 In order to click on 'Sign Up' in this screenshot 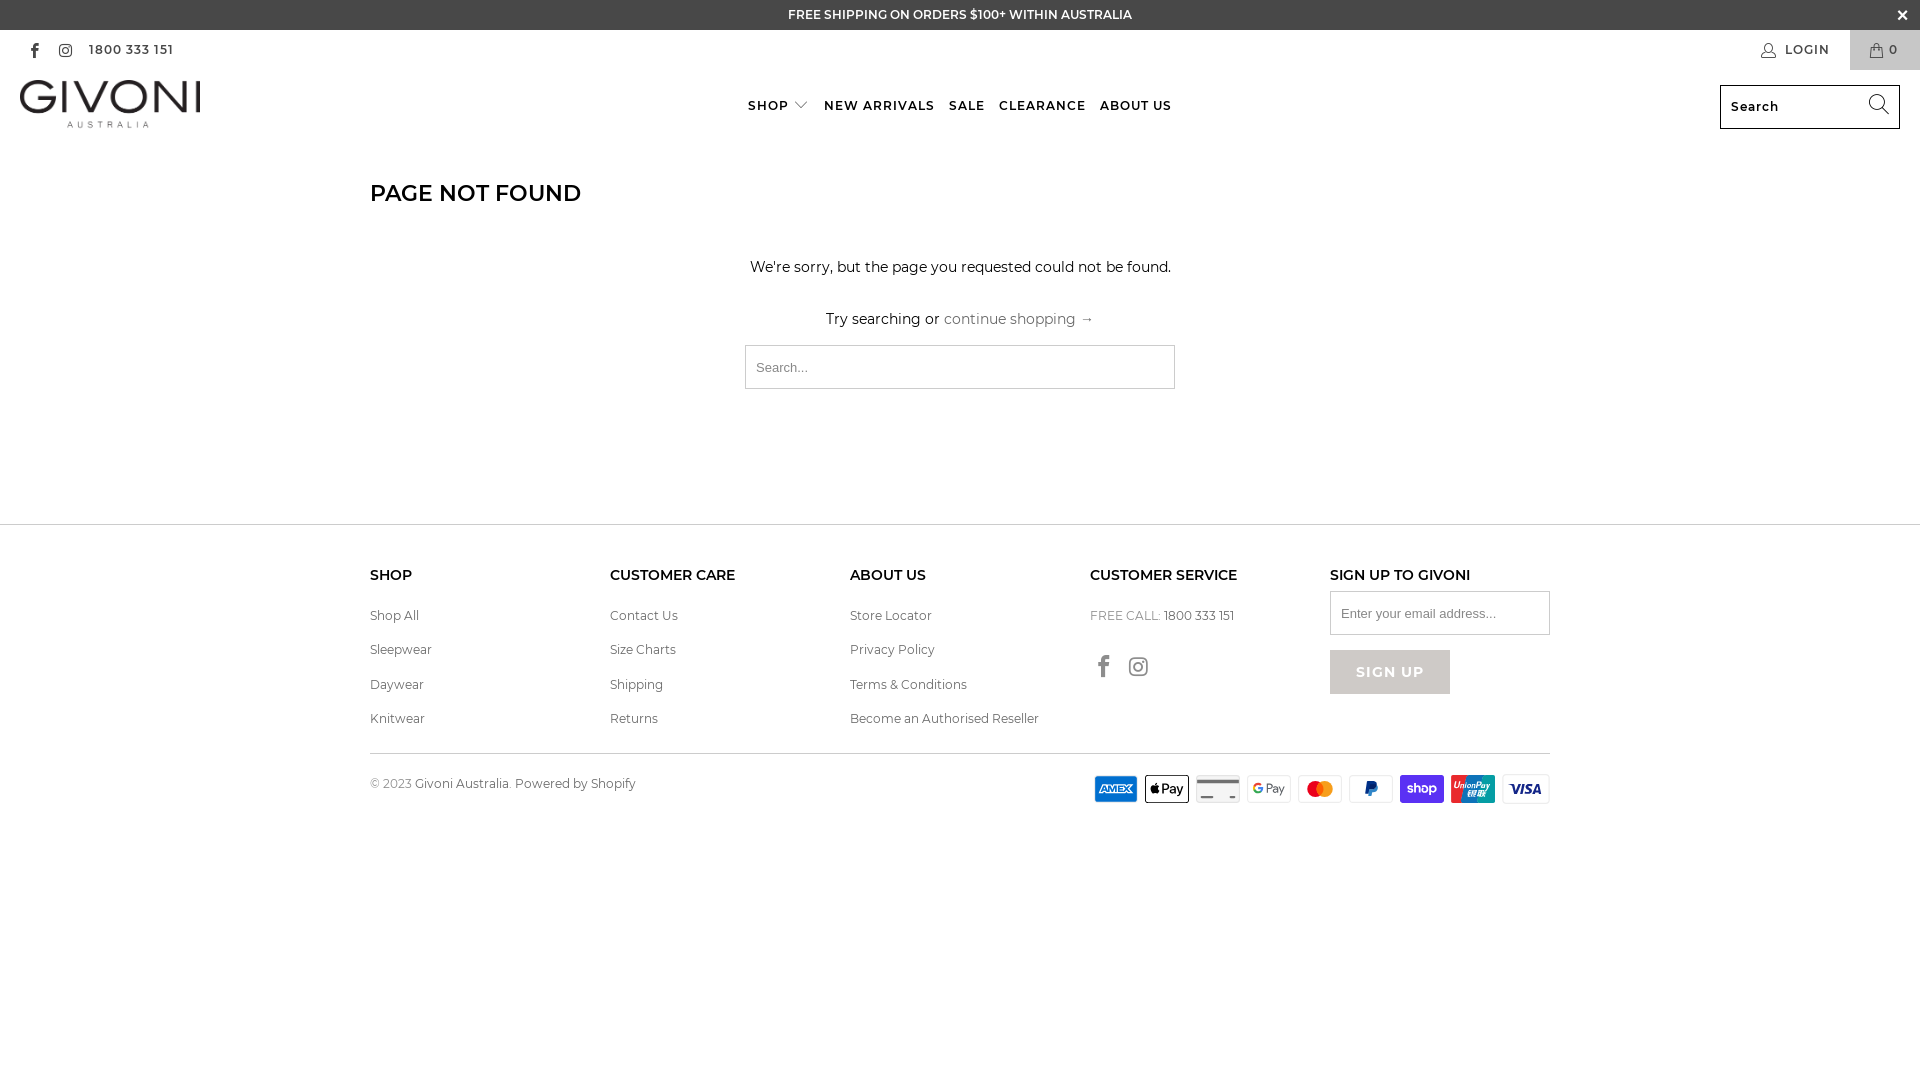, I will do `click(1329, 671)`.